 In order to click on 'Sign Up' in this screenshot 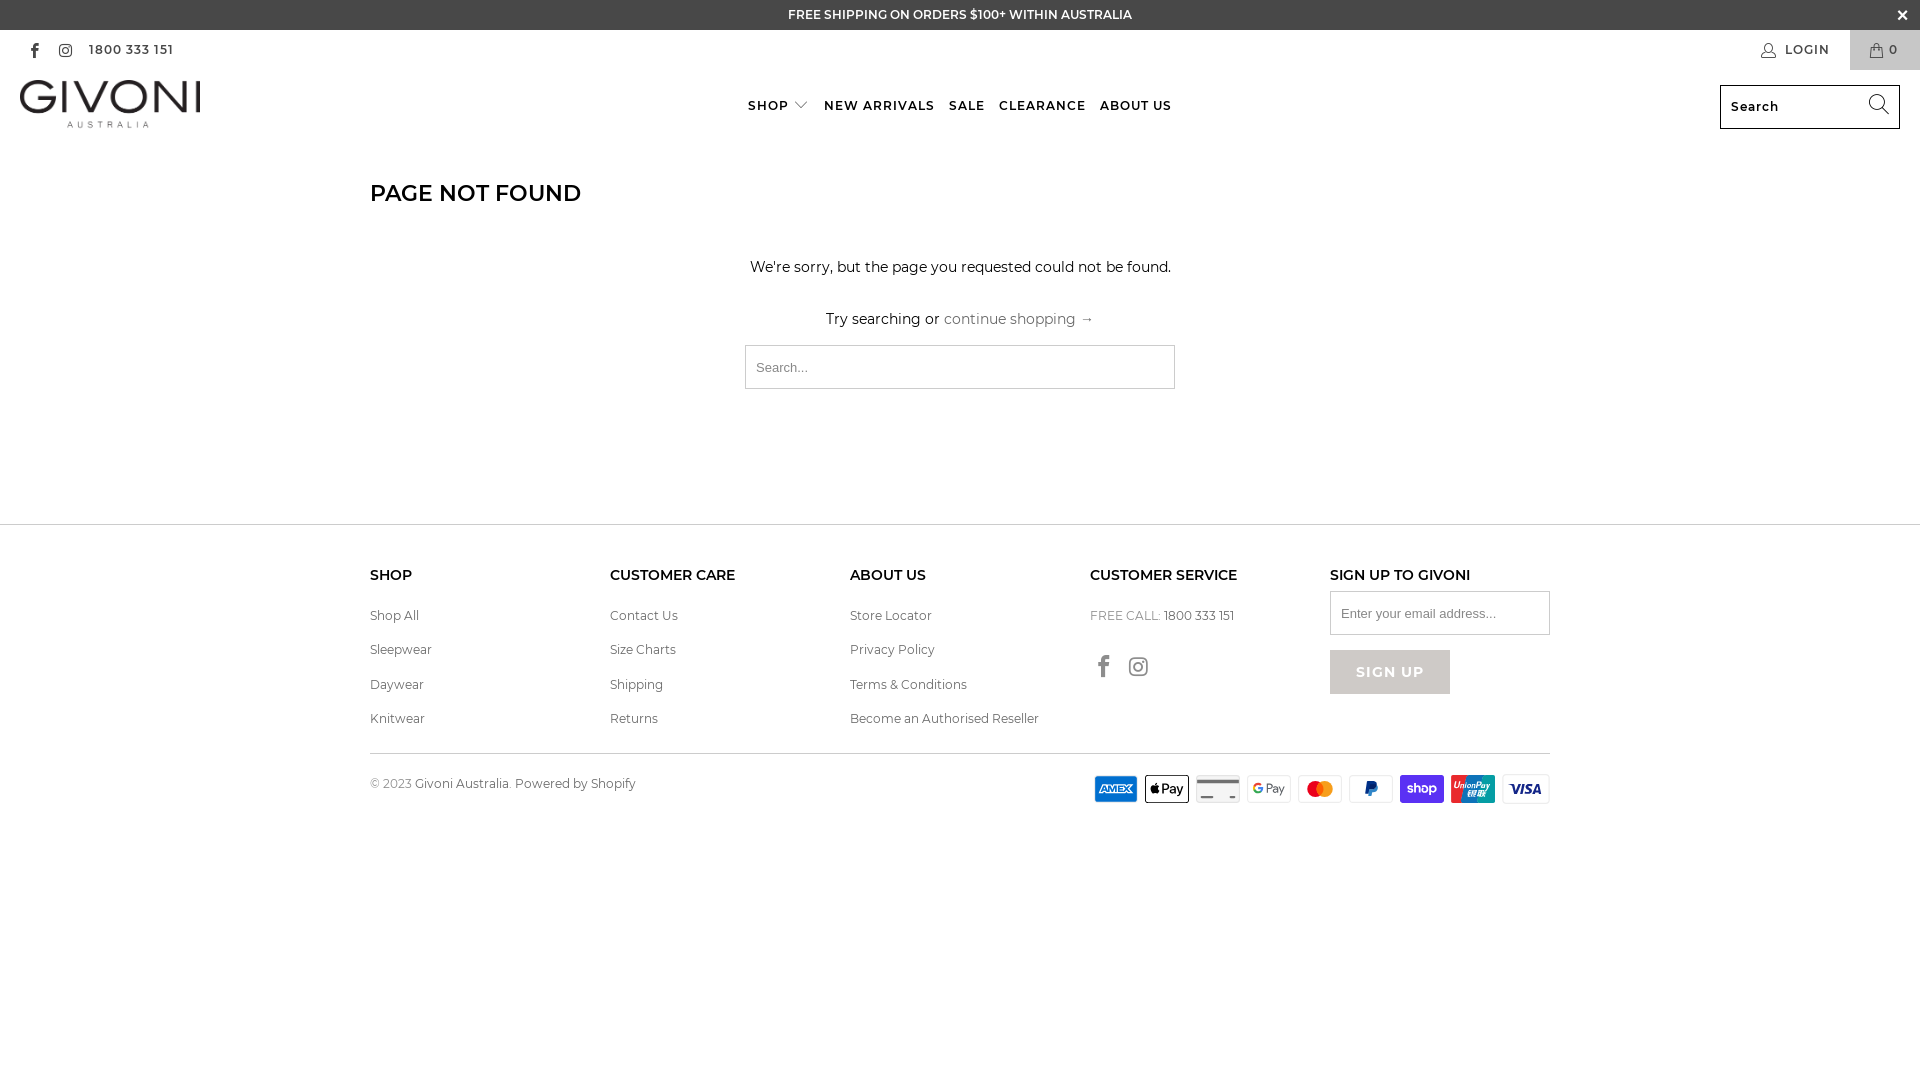, I will do `click(1329, 671)`.